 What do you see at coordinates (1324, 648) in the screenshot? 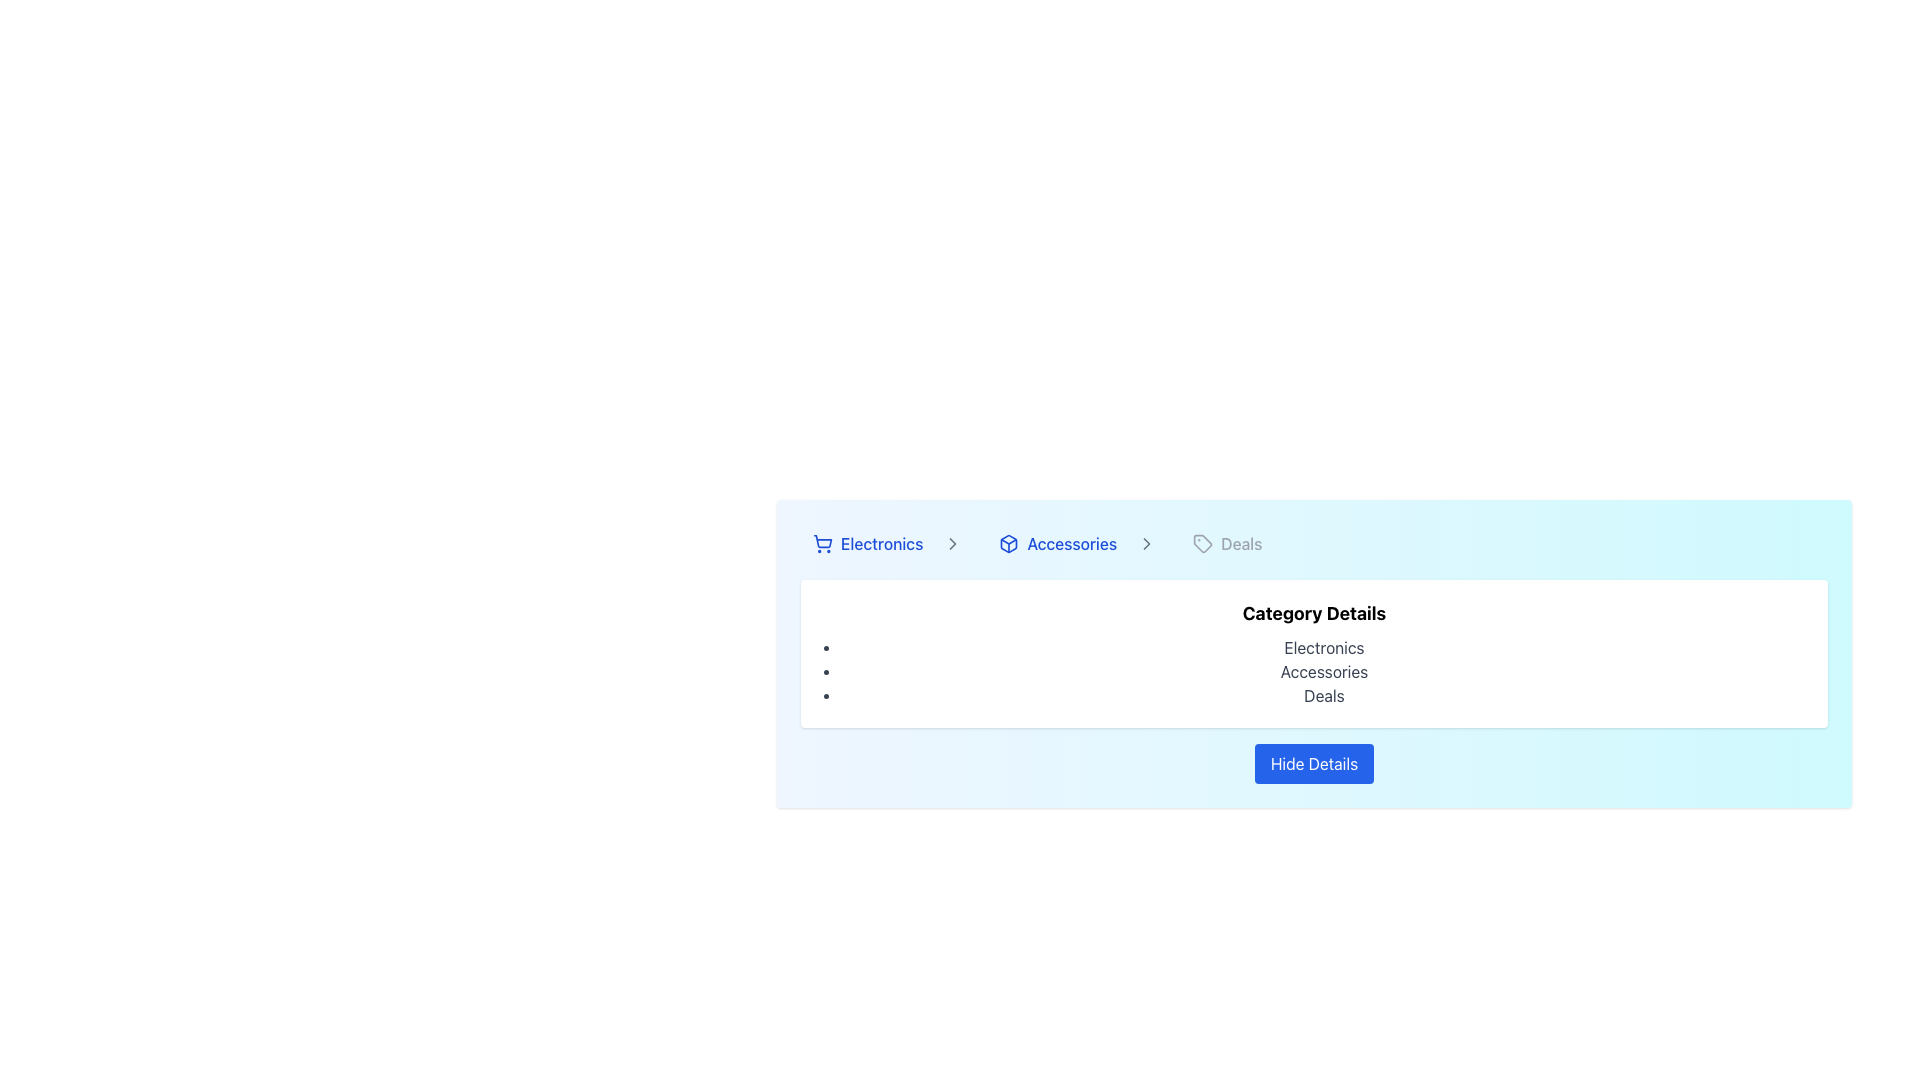
I see `the 'Electronics' text label, which is the first item in a vertical list of items under the 'Category Details' heading` at bounding box center [1324, 648].